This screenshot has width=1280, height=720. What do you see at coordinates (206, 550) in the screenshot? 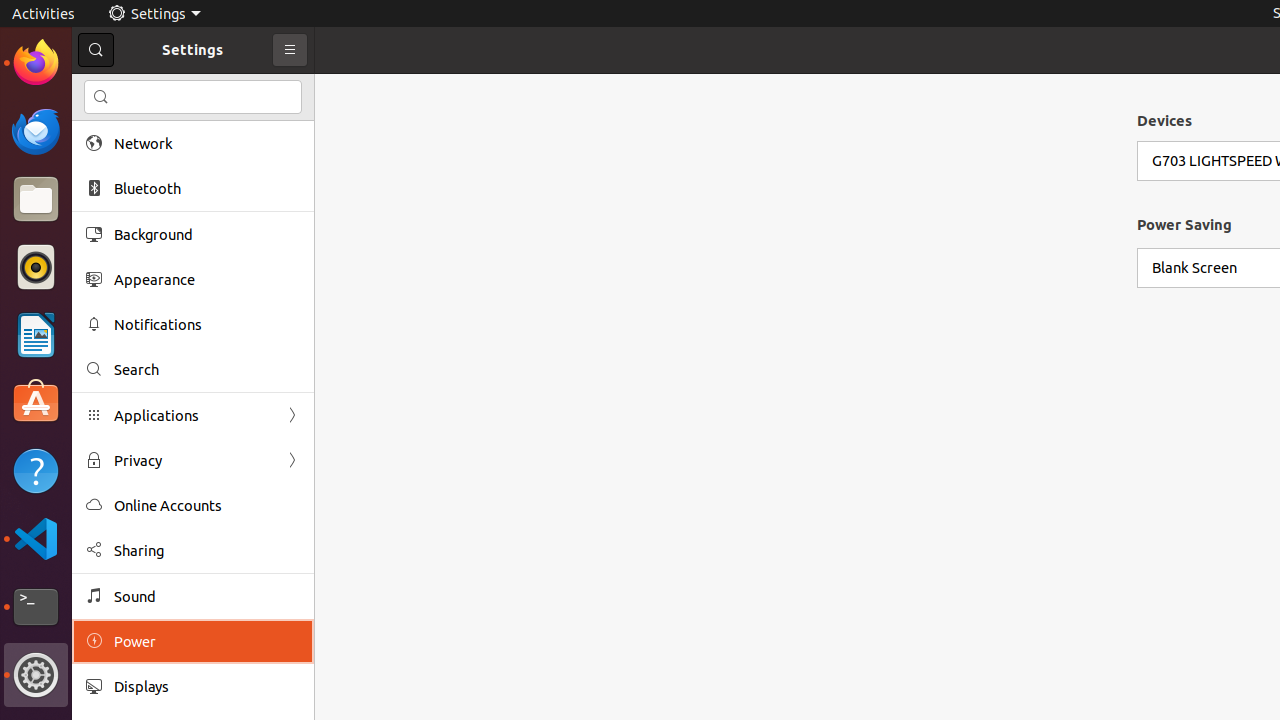
I see `'Sharing'` at bounding box center [206, 550].